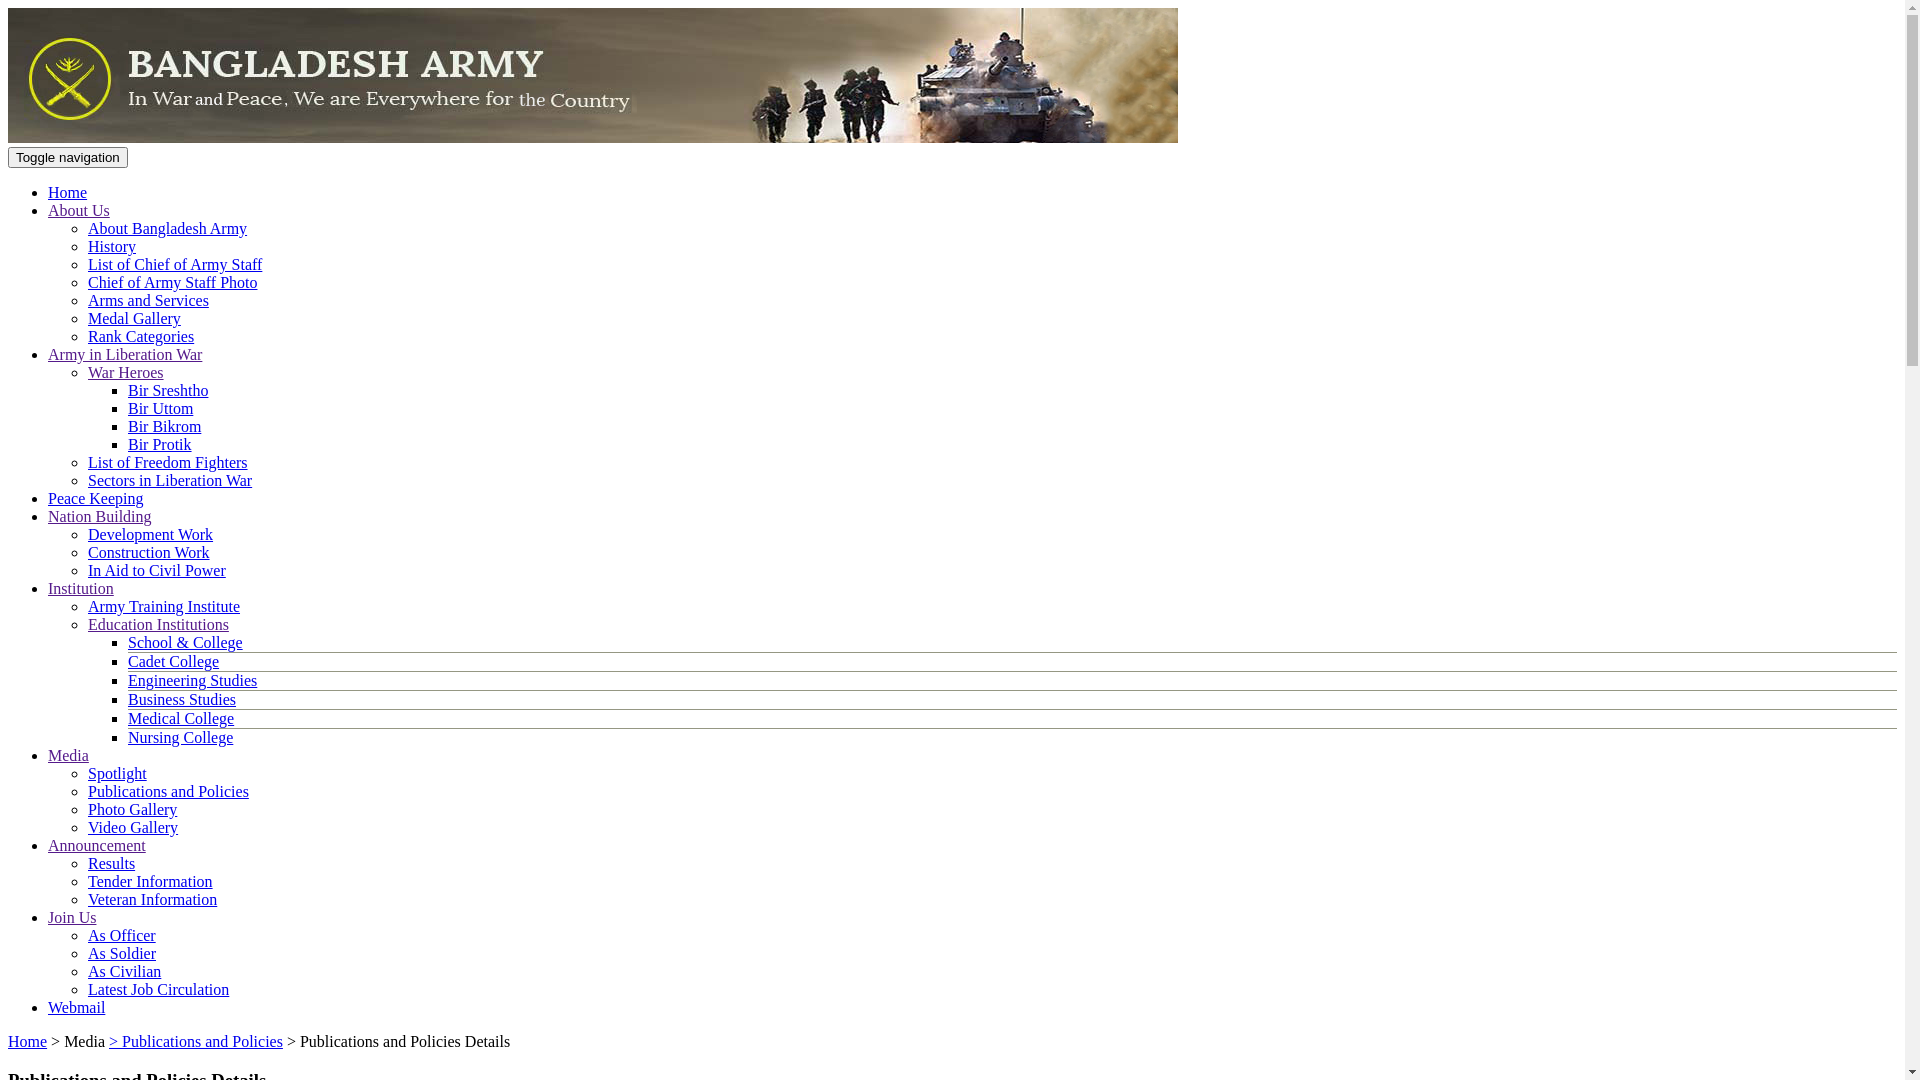  I want to click on 'Tender Information', so click(149, 880).